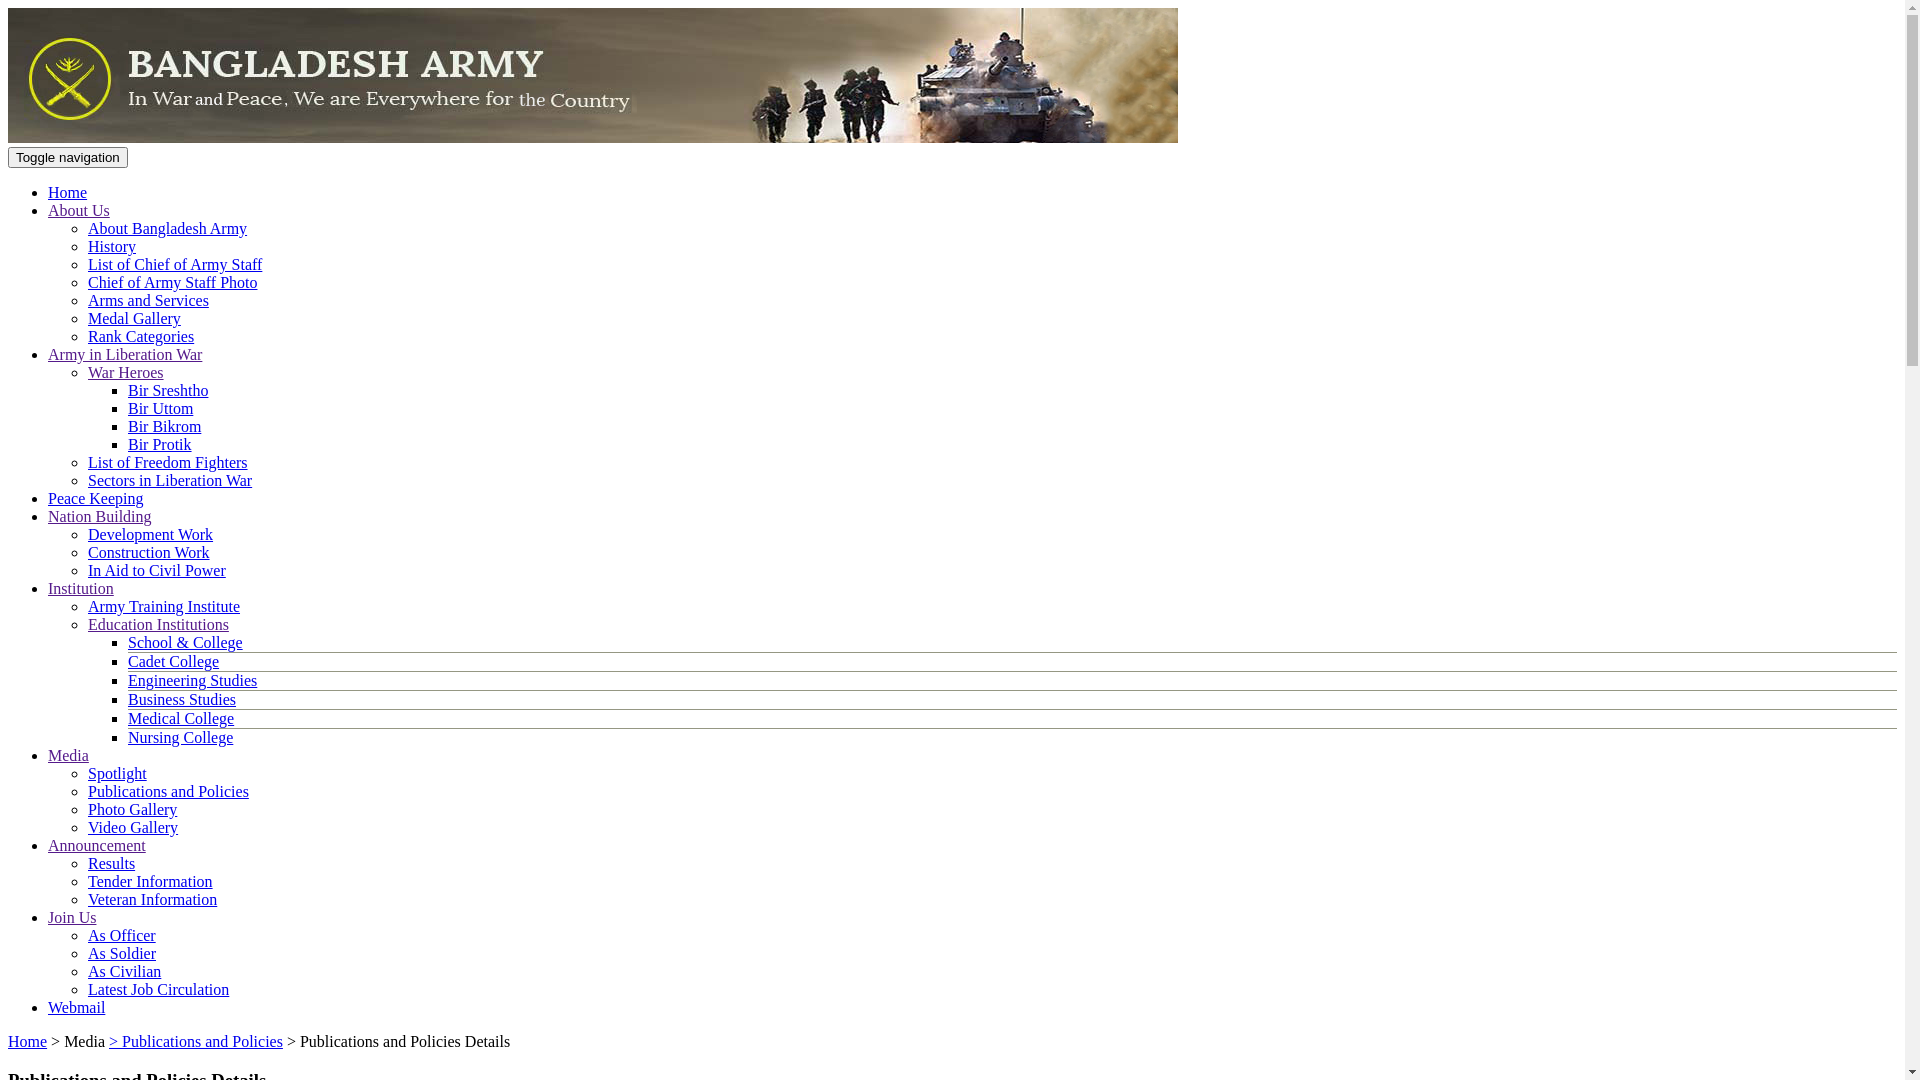  I want to click on 'Tender Information', so click(149, 880).